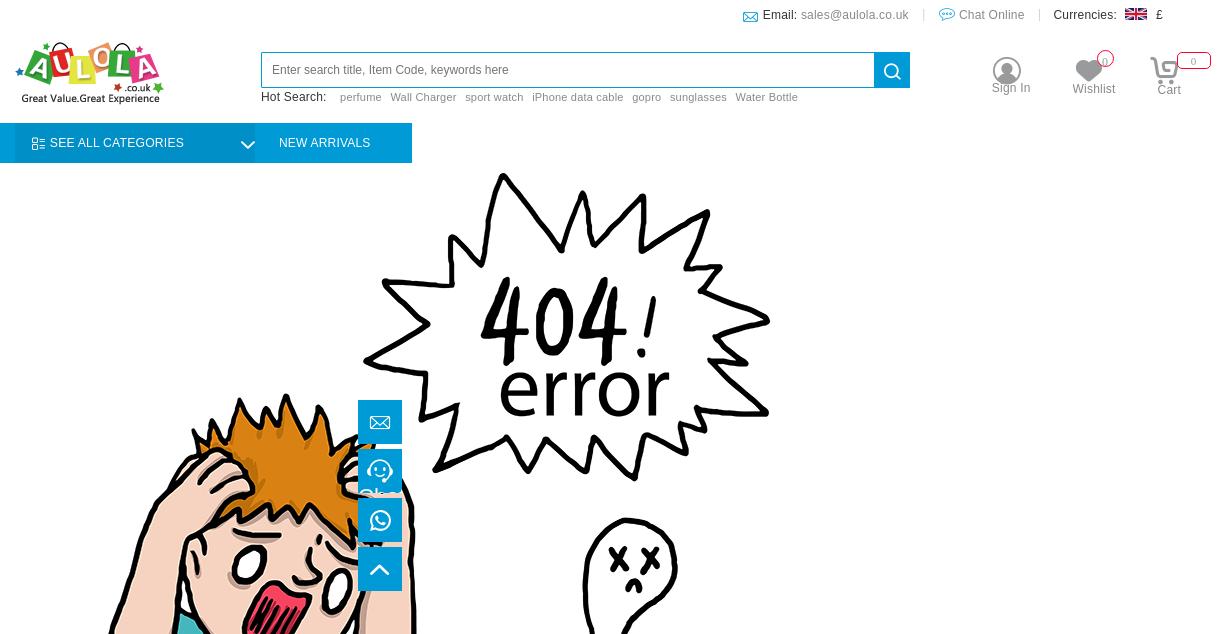 The height and width of the screenshot is (634, 1230). Describe the element at coordinates (389, 523) in the screenshot. I see `'Online'` at that location.